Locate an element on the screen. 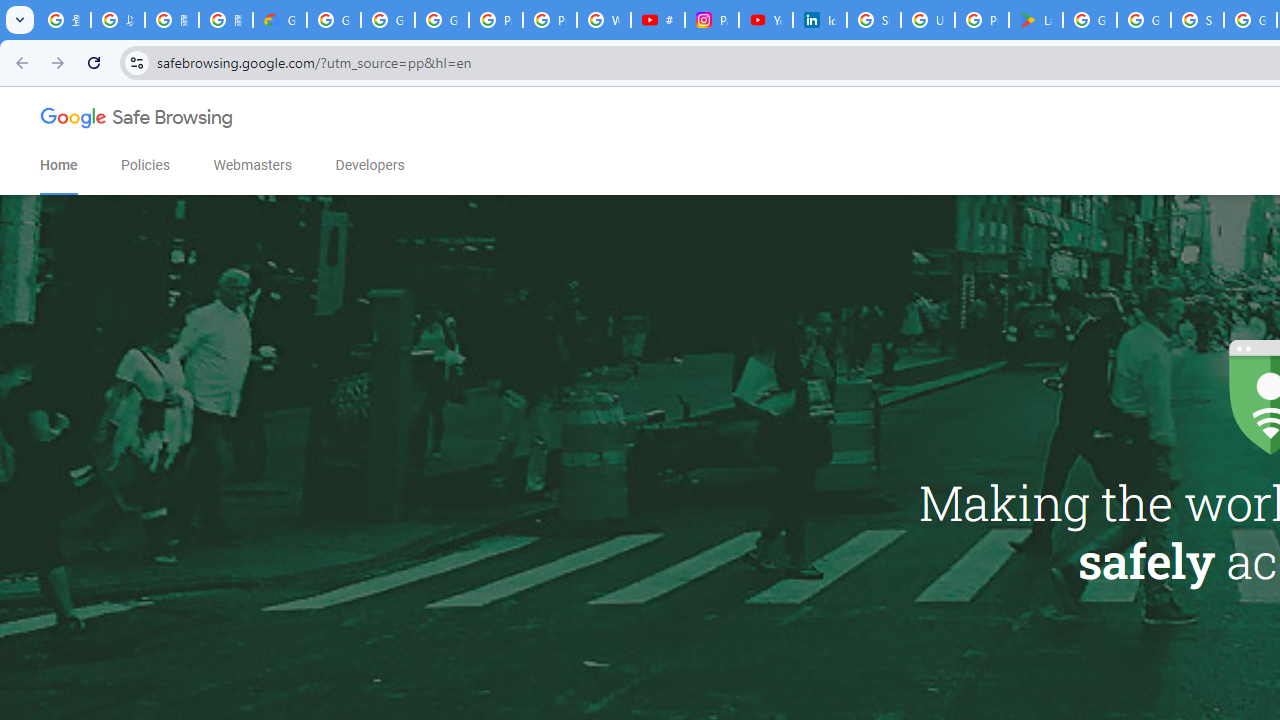  'Webmasters' is located at coordinates (251, 164).